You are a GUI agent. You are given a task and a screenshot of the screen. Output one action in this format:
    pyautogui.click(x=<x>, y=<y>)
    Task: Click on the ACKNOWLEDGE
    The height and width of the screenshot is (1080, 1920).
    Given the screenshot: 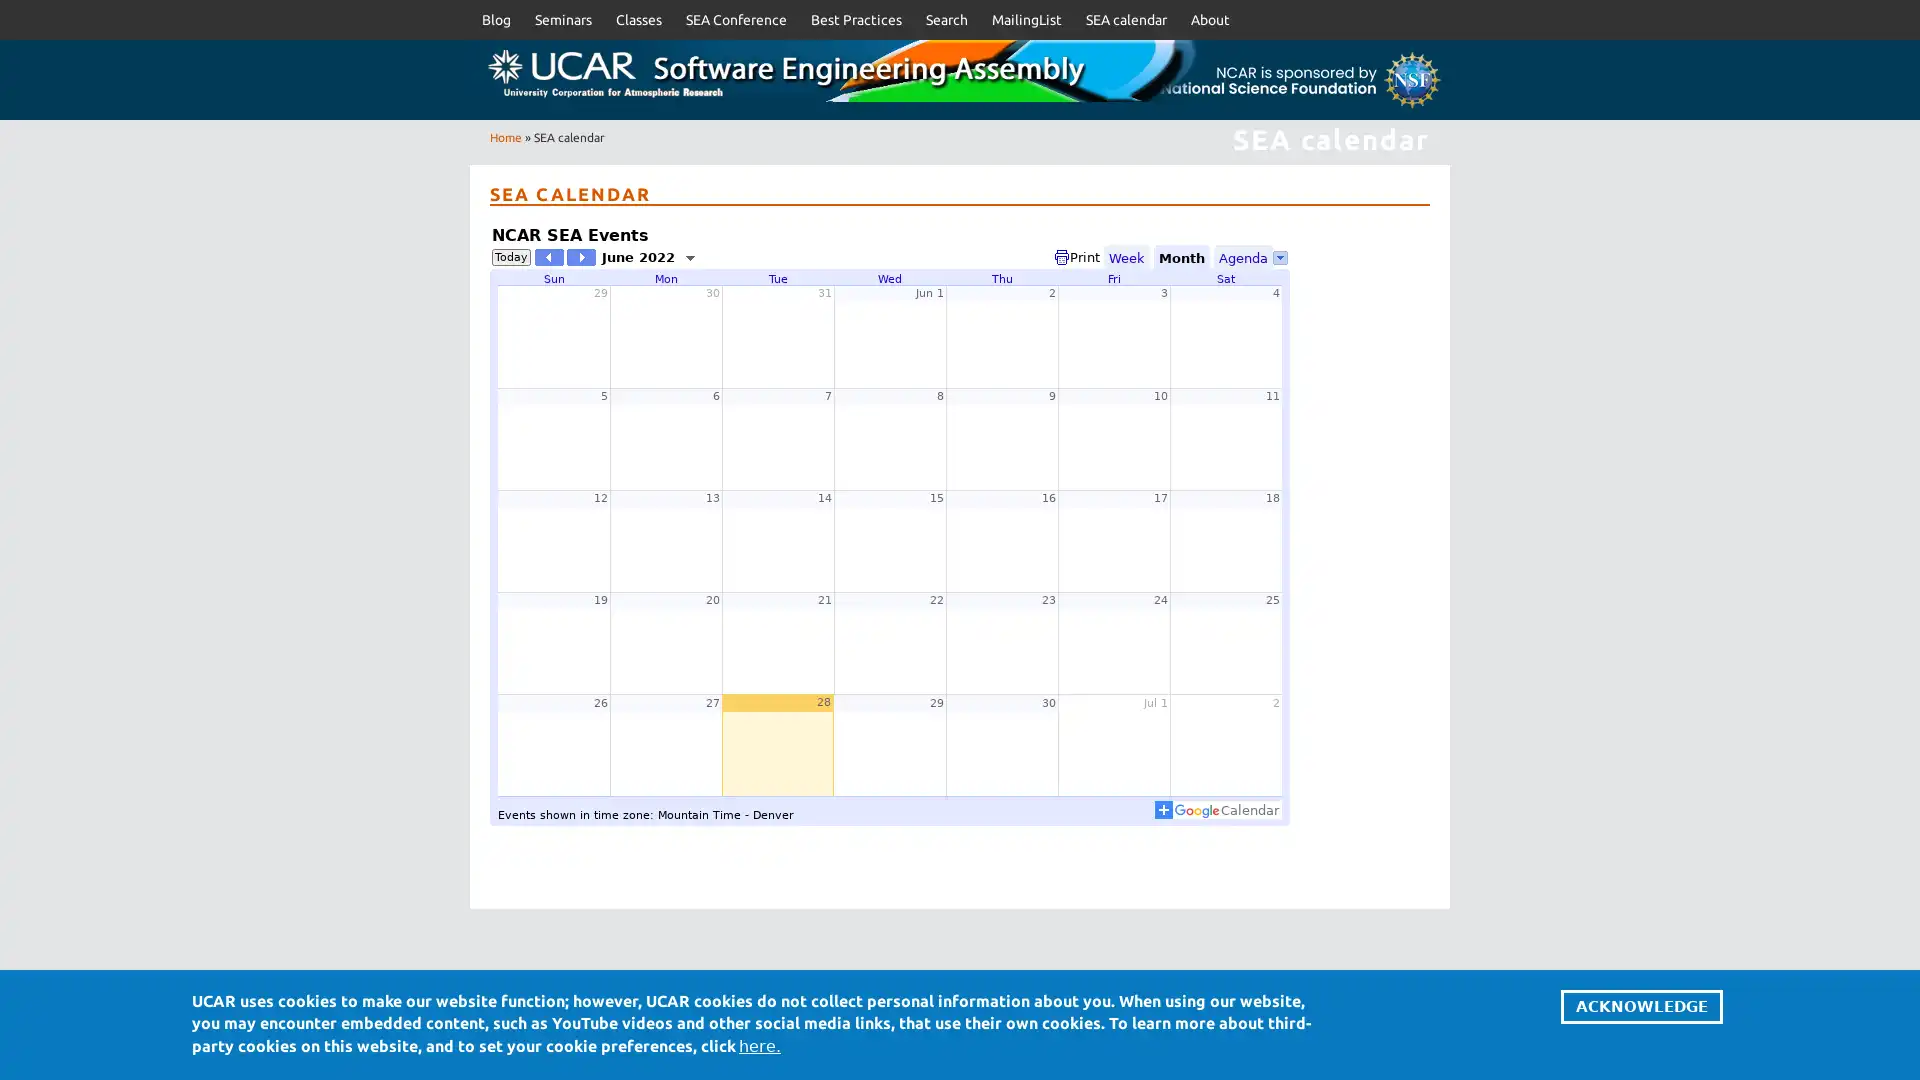 What is the action you would take?
    pyautogui.click(x=1641, y=1006)
    